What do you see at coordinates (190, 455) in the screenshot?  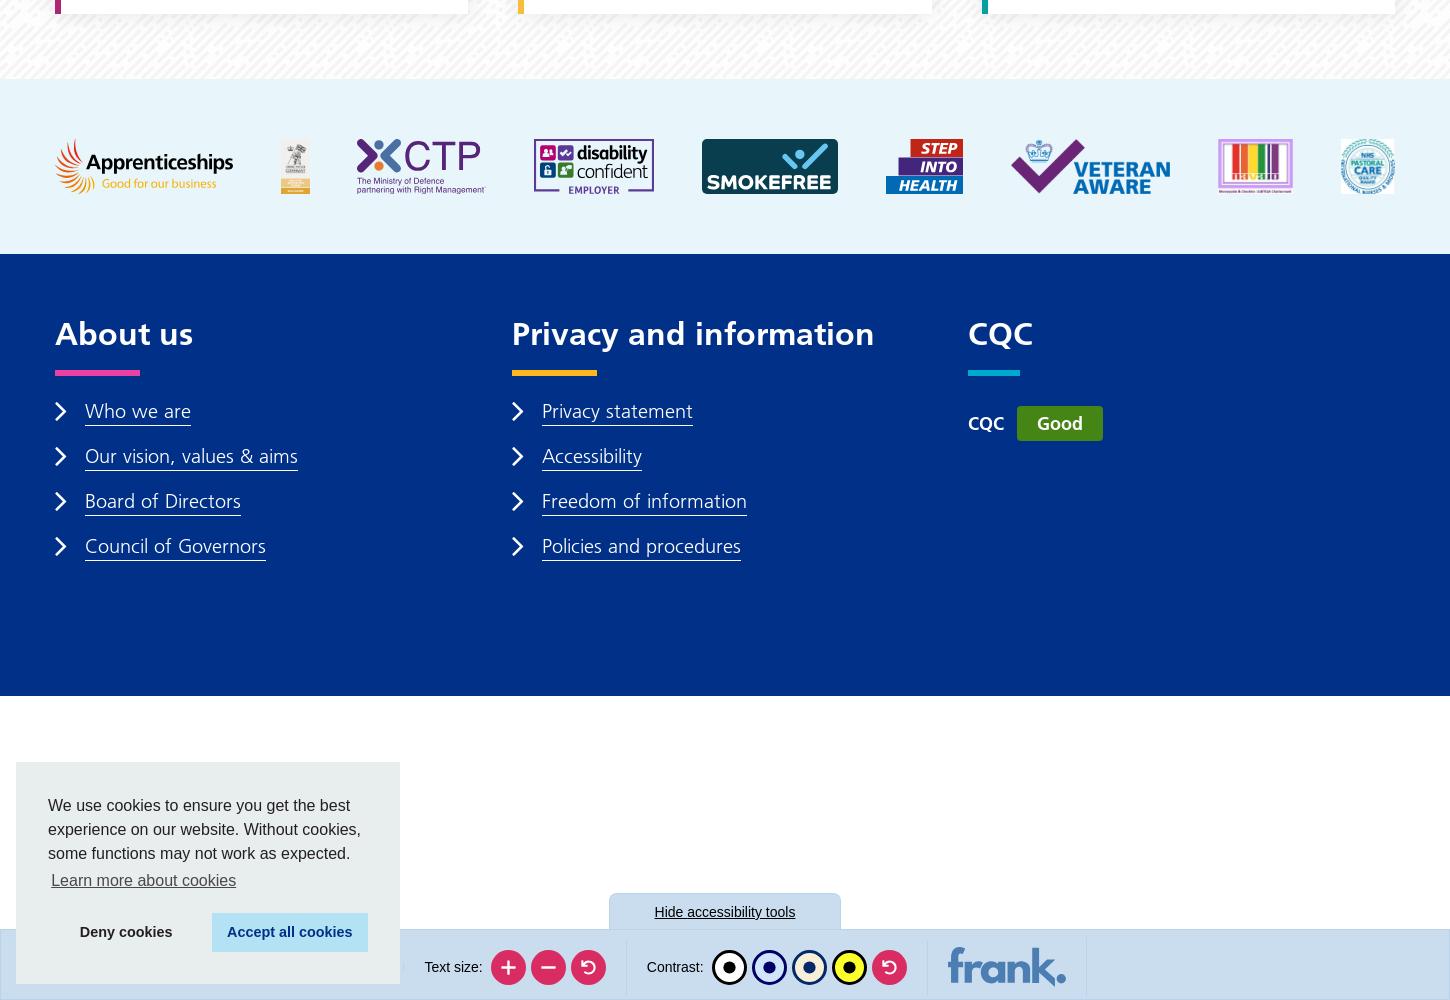 I see `'Our vision, values & aims'` at bounding box center [190, 455].